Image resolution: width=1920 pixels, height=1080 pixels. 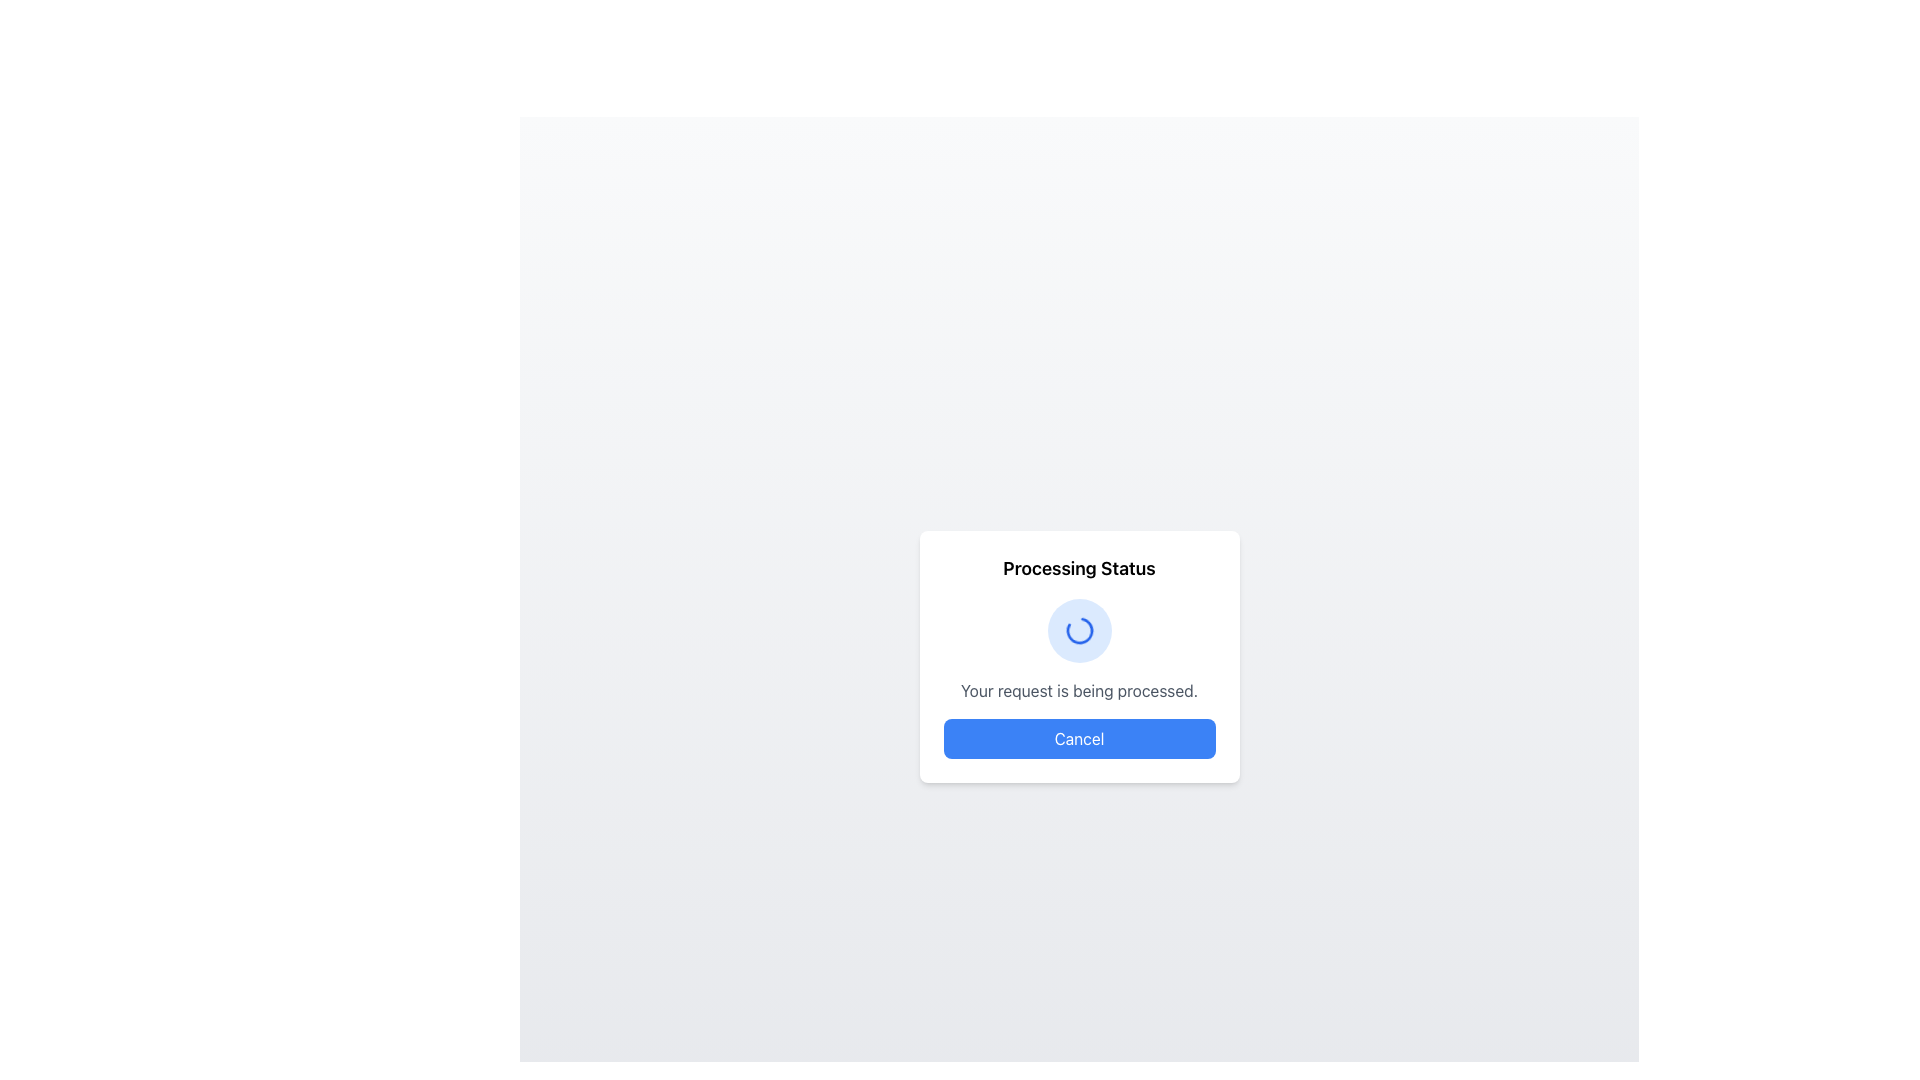 I want to click on the loading spinner, which is a circular component with a light blue background and a spinning blue circular stroke, located below the 'Processing Status' title and above the 'Your request is being processed' paragraph, so click(x=1078, y=631).